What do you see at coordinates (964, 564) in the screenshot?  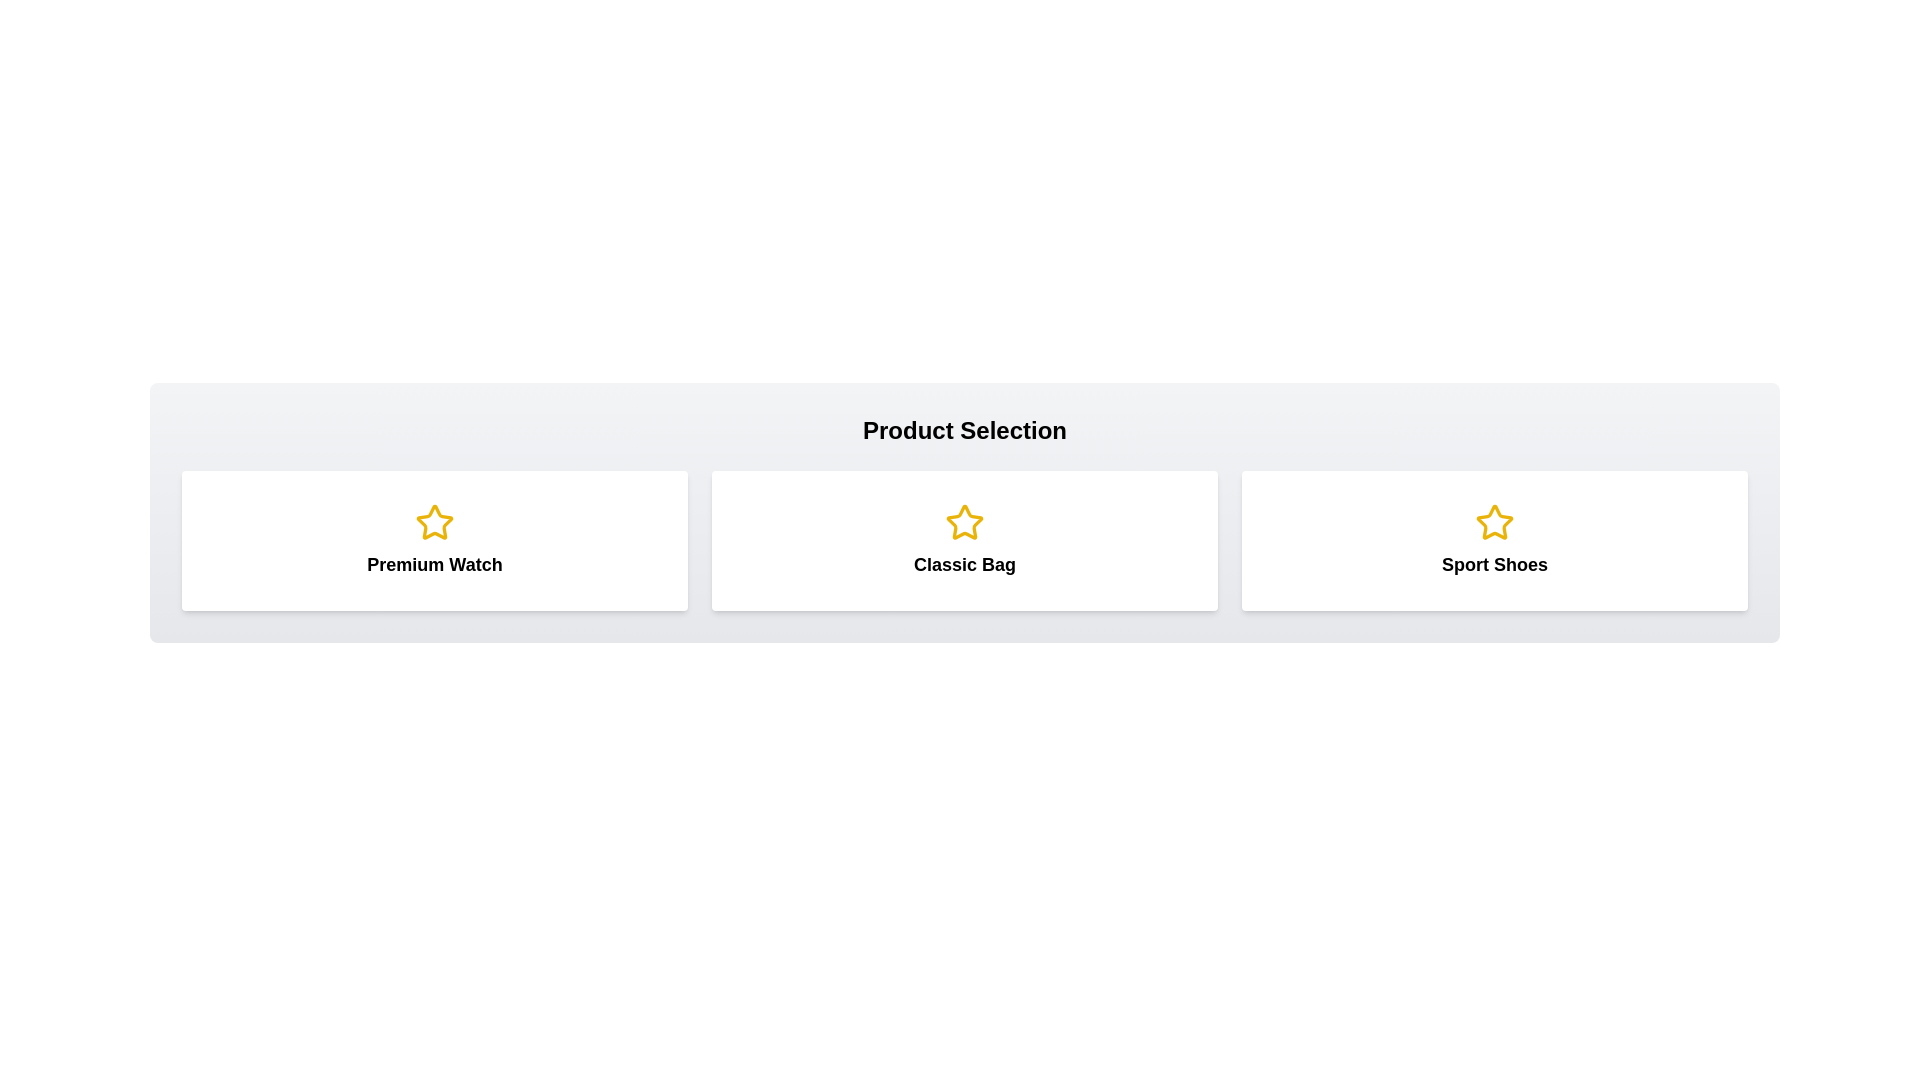 I see `text content of the label titled 'Classic Bag', which is located at the bottom center of the card layout, beneath the star icon` at bounding box center [964, 564].